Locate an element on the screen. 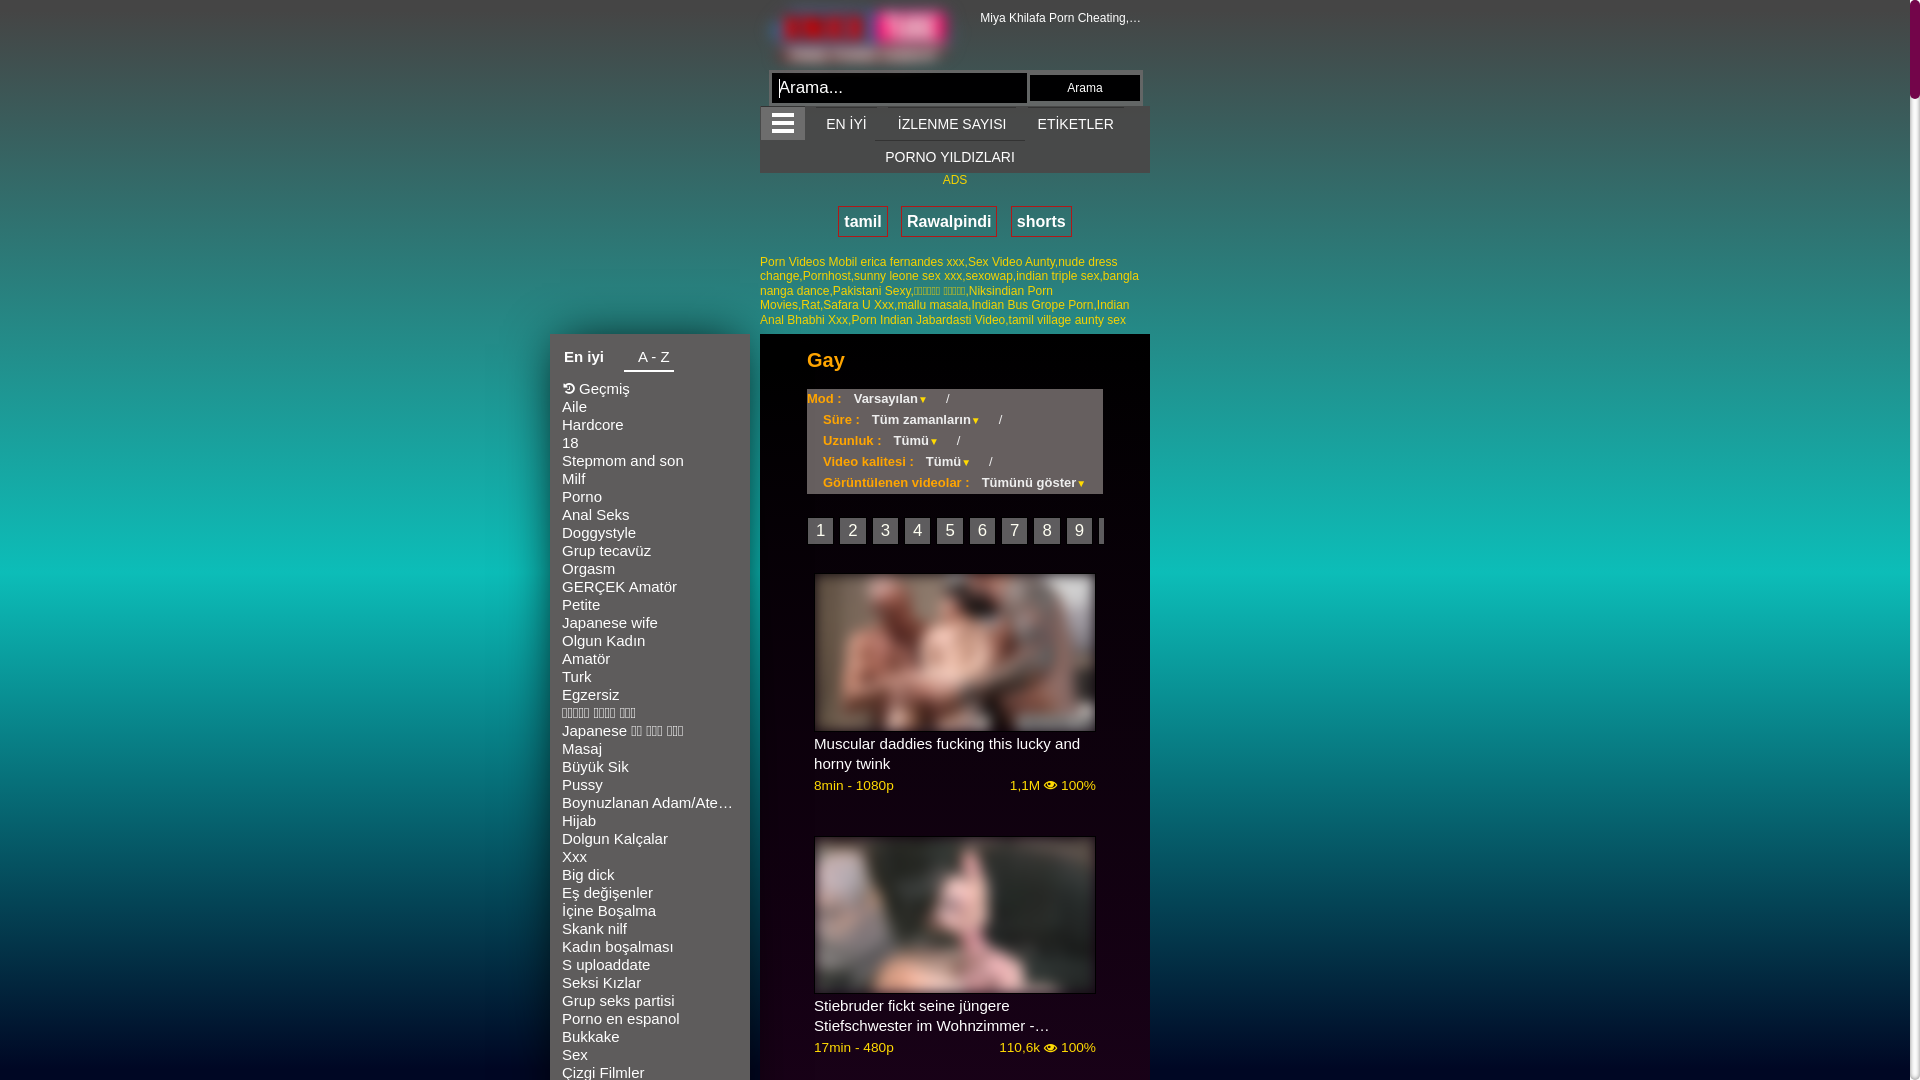 The width and height of the screenshot is (1920, 1080). '7' is located at coordinates (1014, 530).